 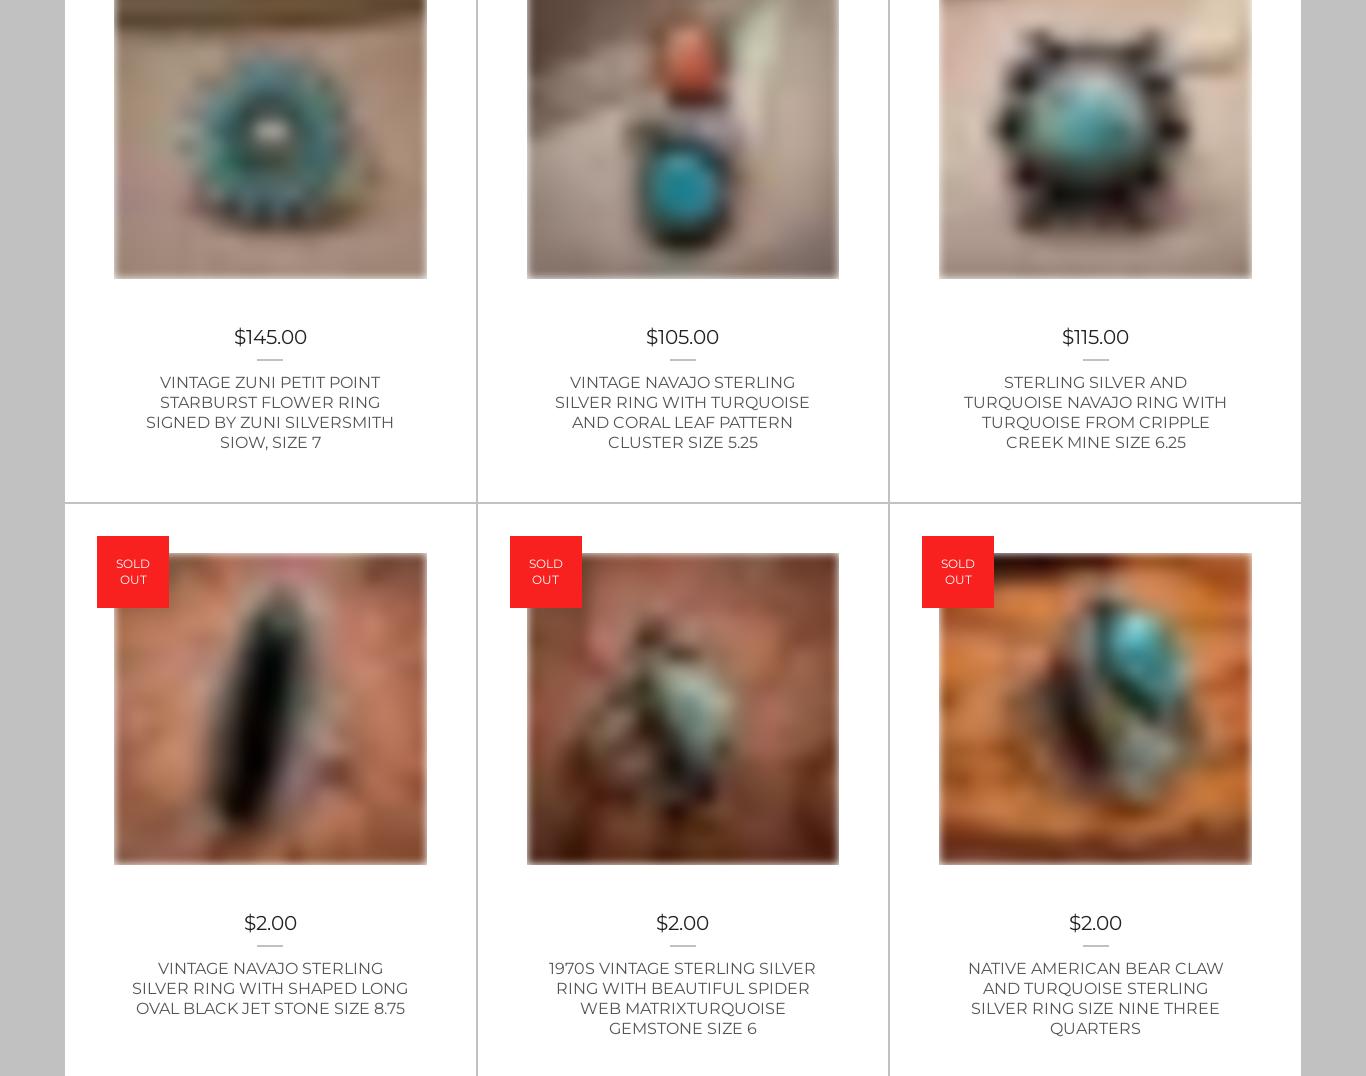 What do you see at coordinates (270, 987) in the screenshot?
I see `'Vintage Navajo Sterling Silver Ring with shaped Long Oval Black Jet stone  Size 8.75'` at bounding box center [270, 987].